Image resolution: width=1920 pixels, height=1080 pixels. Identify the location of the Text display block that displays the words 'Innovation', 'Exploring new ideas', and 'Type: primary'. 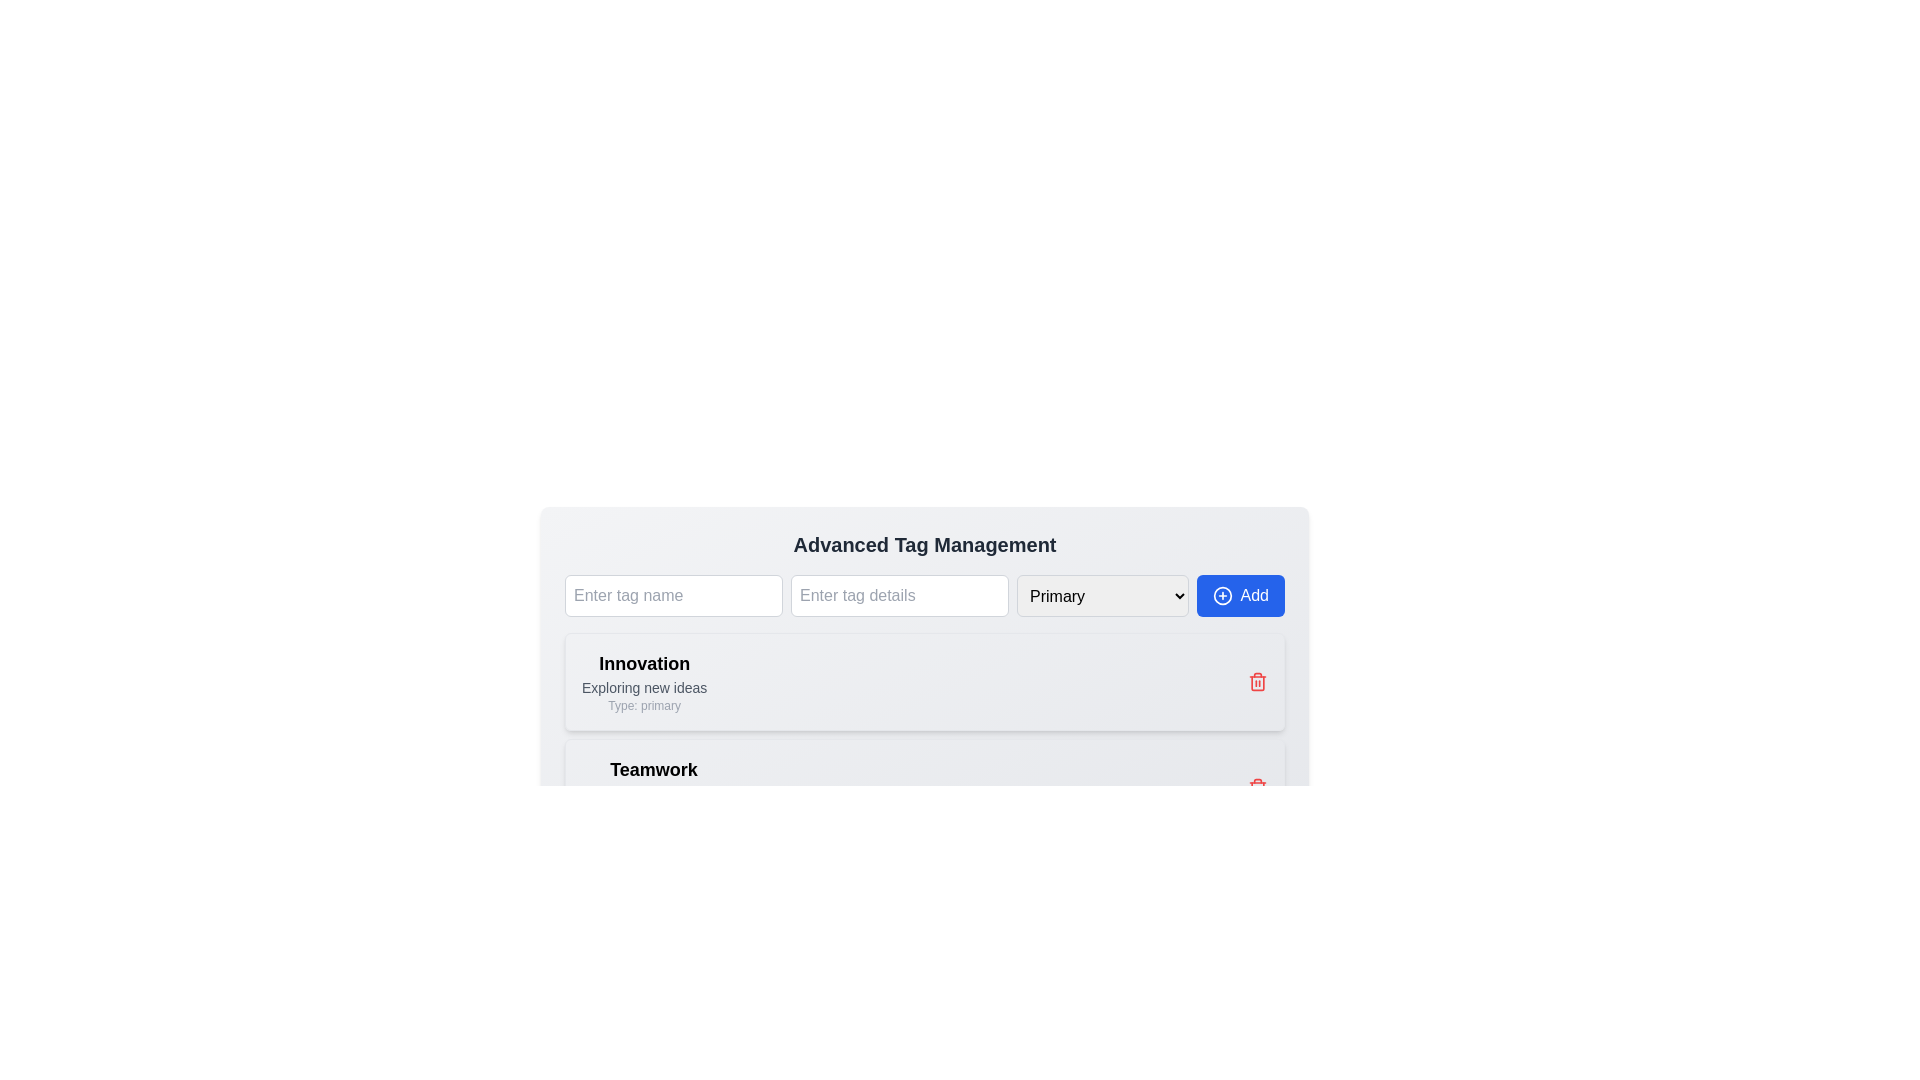
(644, 681).